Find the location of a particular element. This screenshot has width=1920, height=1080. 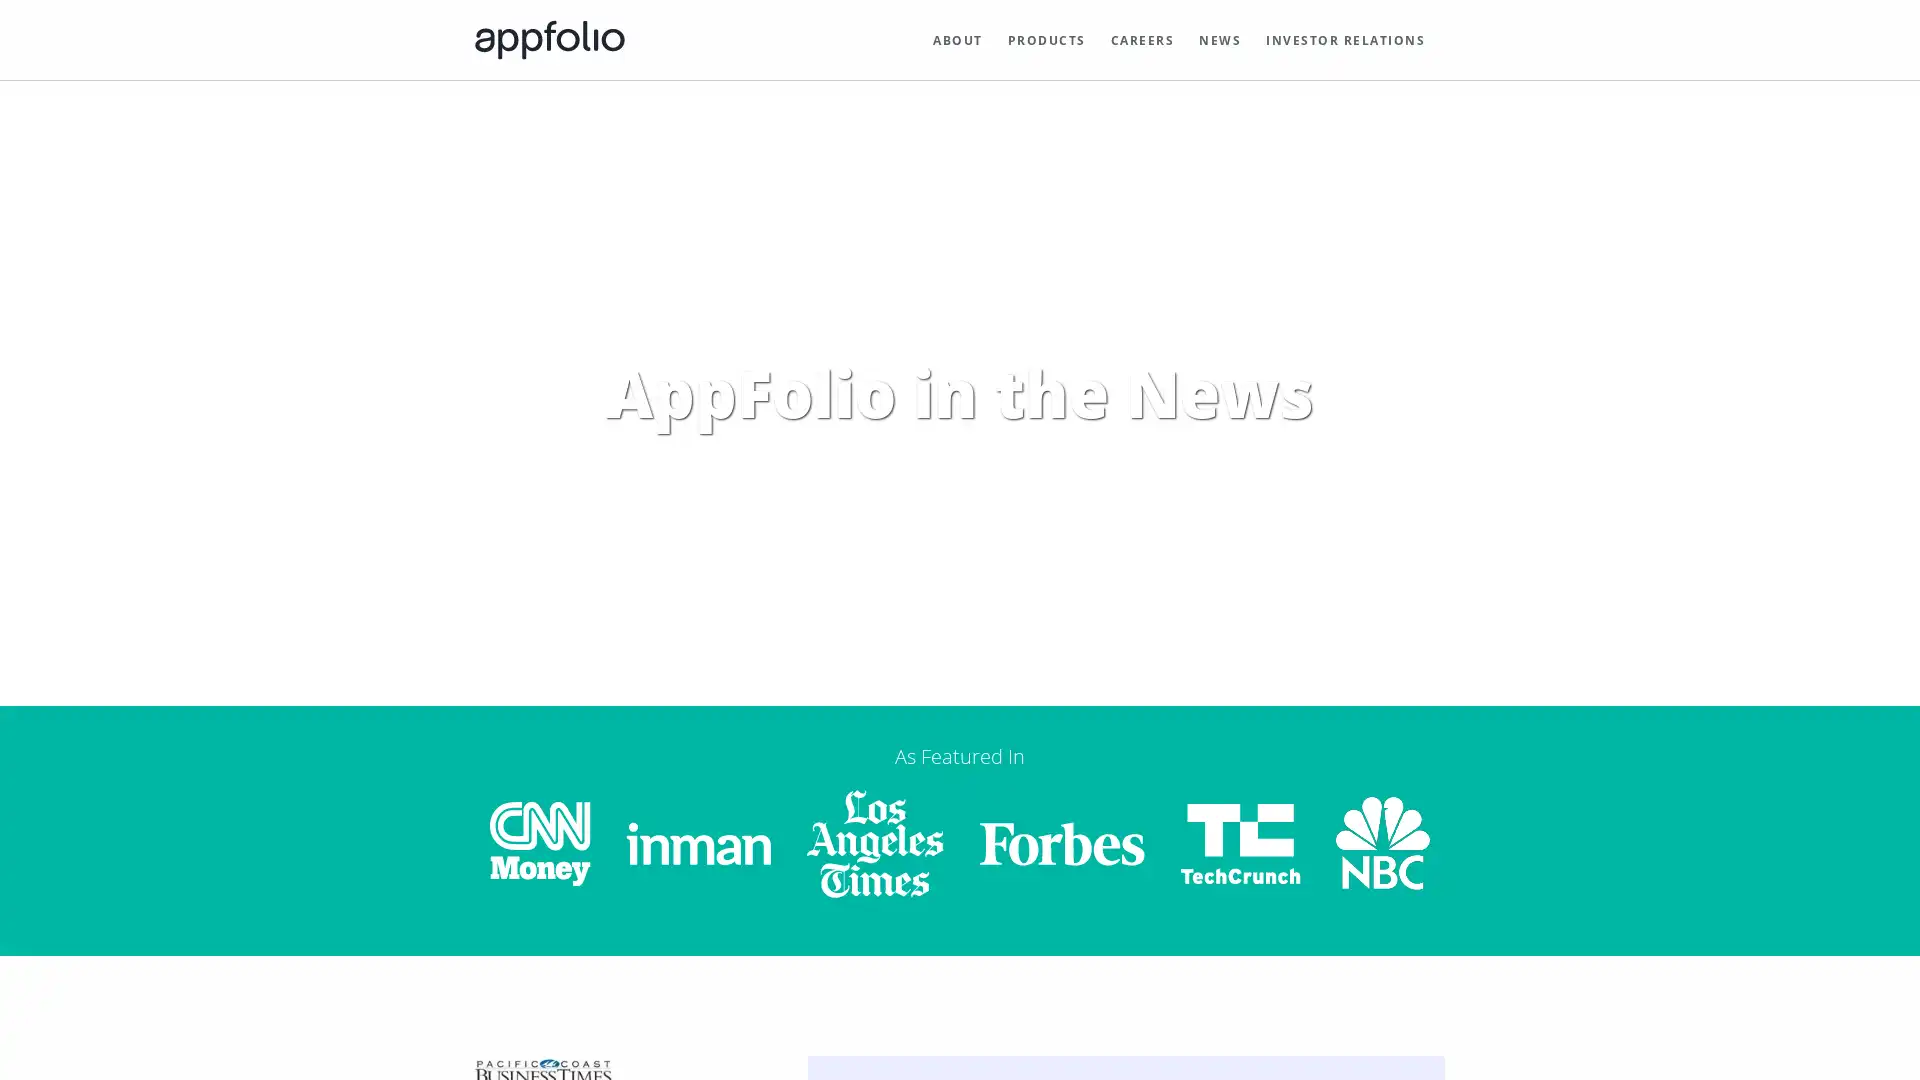

dismiss cookie message is located at coordinates (1702, 1054).